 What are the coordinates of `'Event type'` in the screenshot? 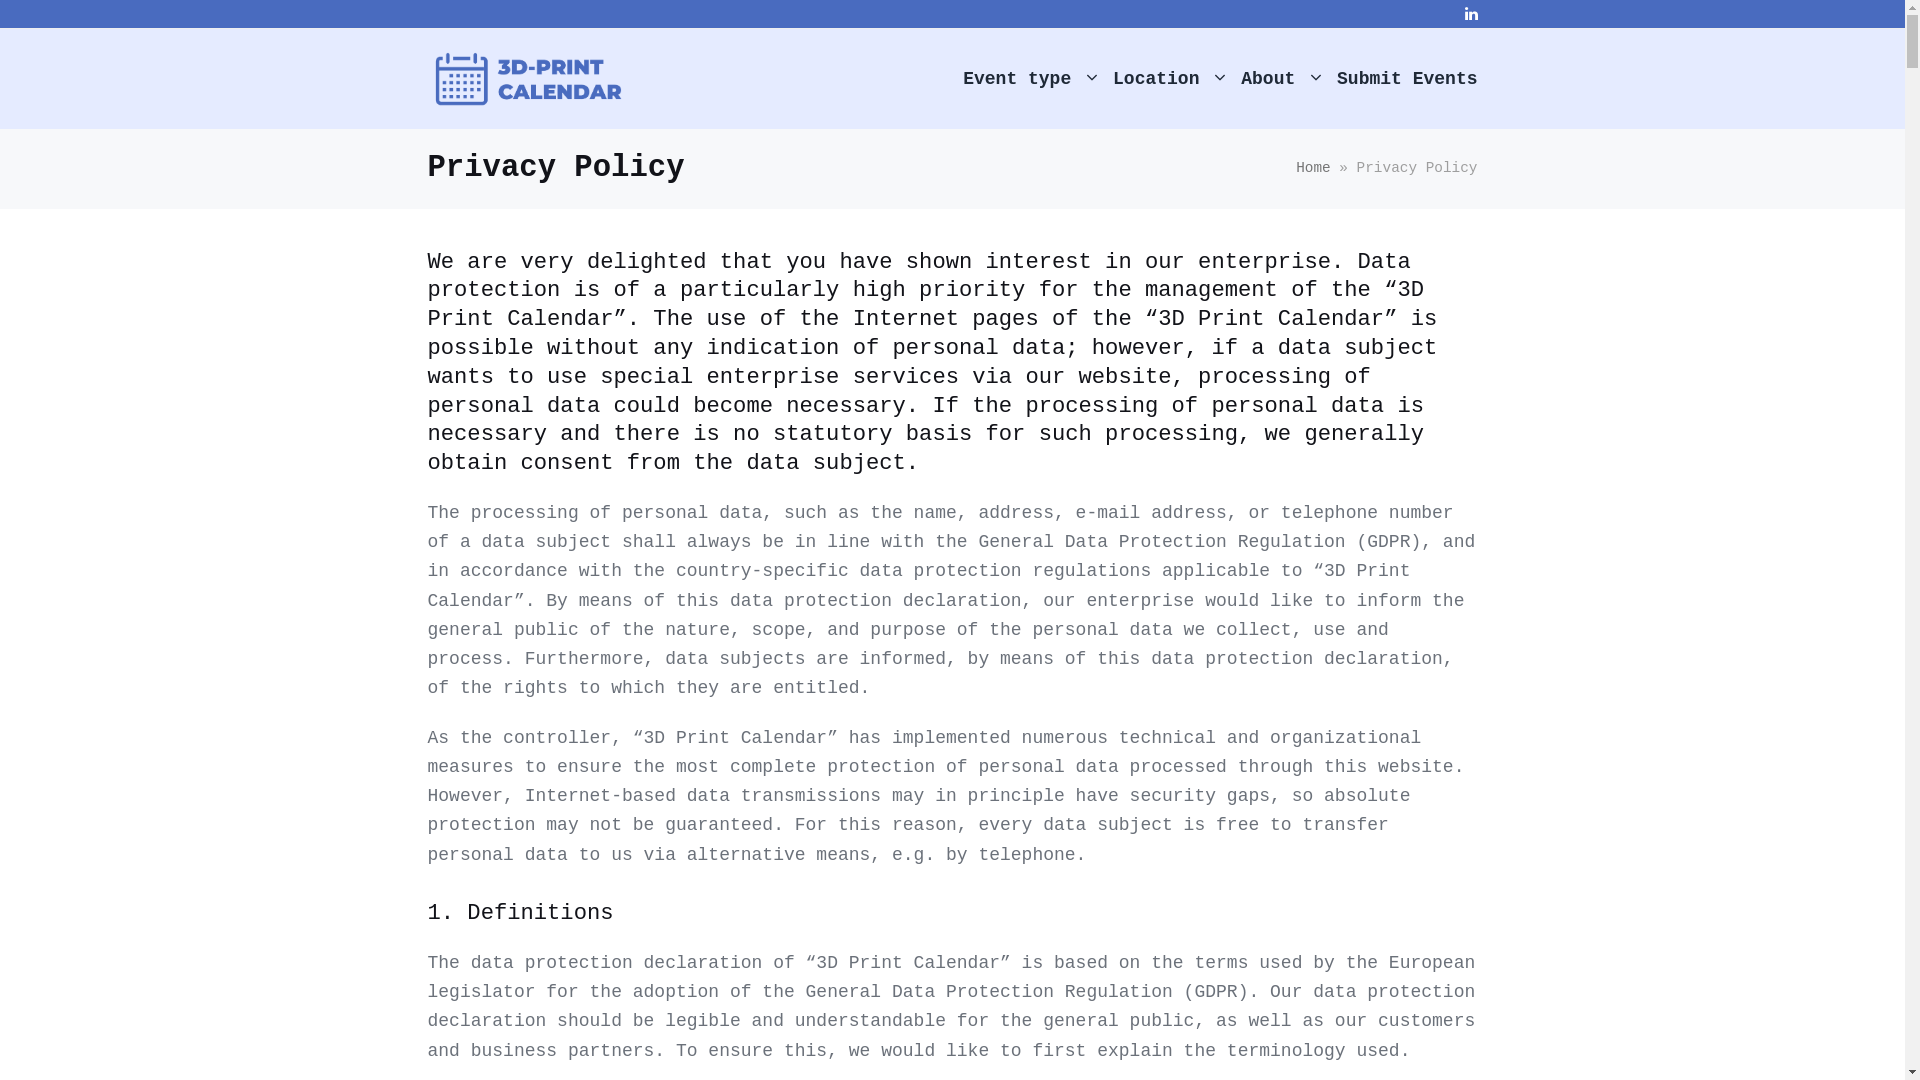 It's located at (1030, 77).